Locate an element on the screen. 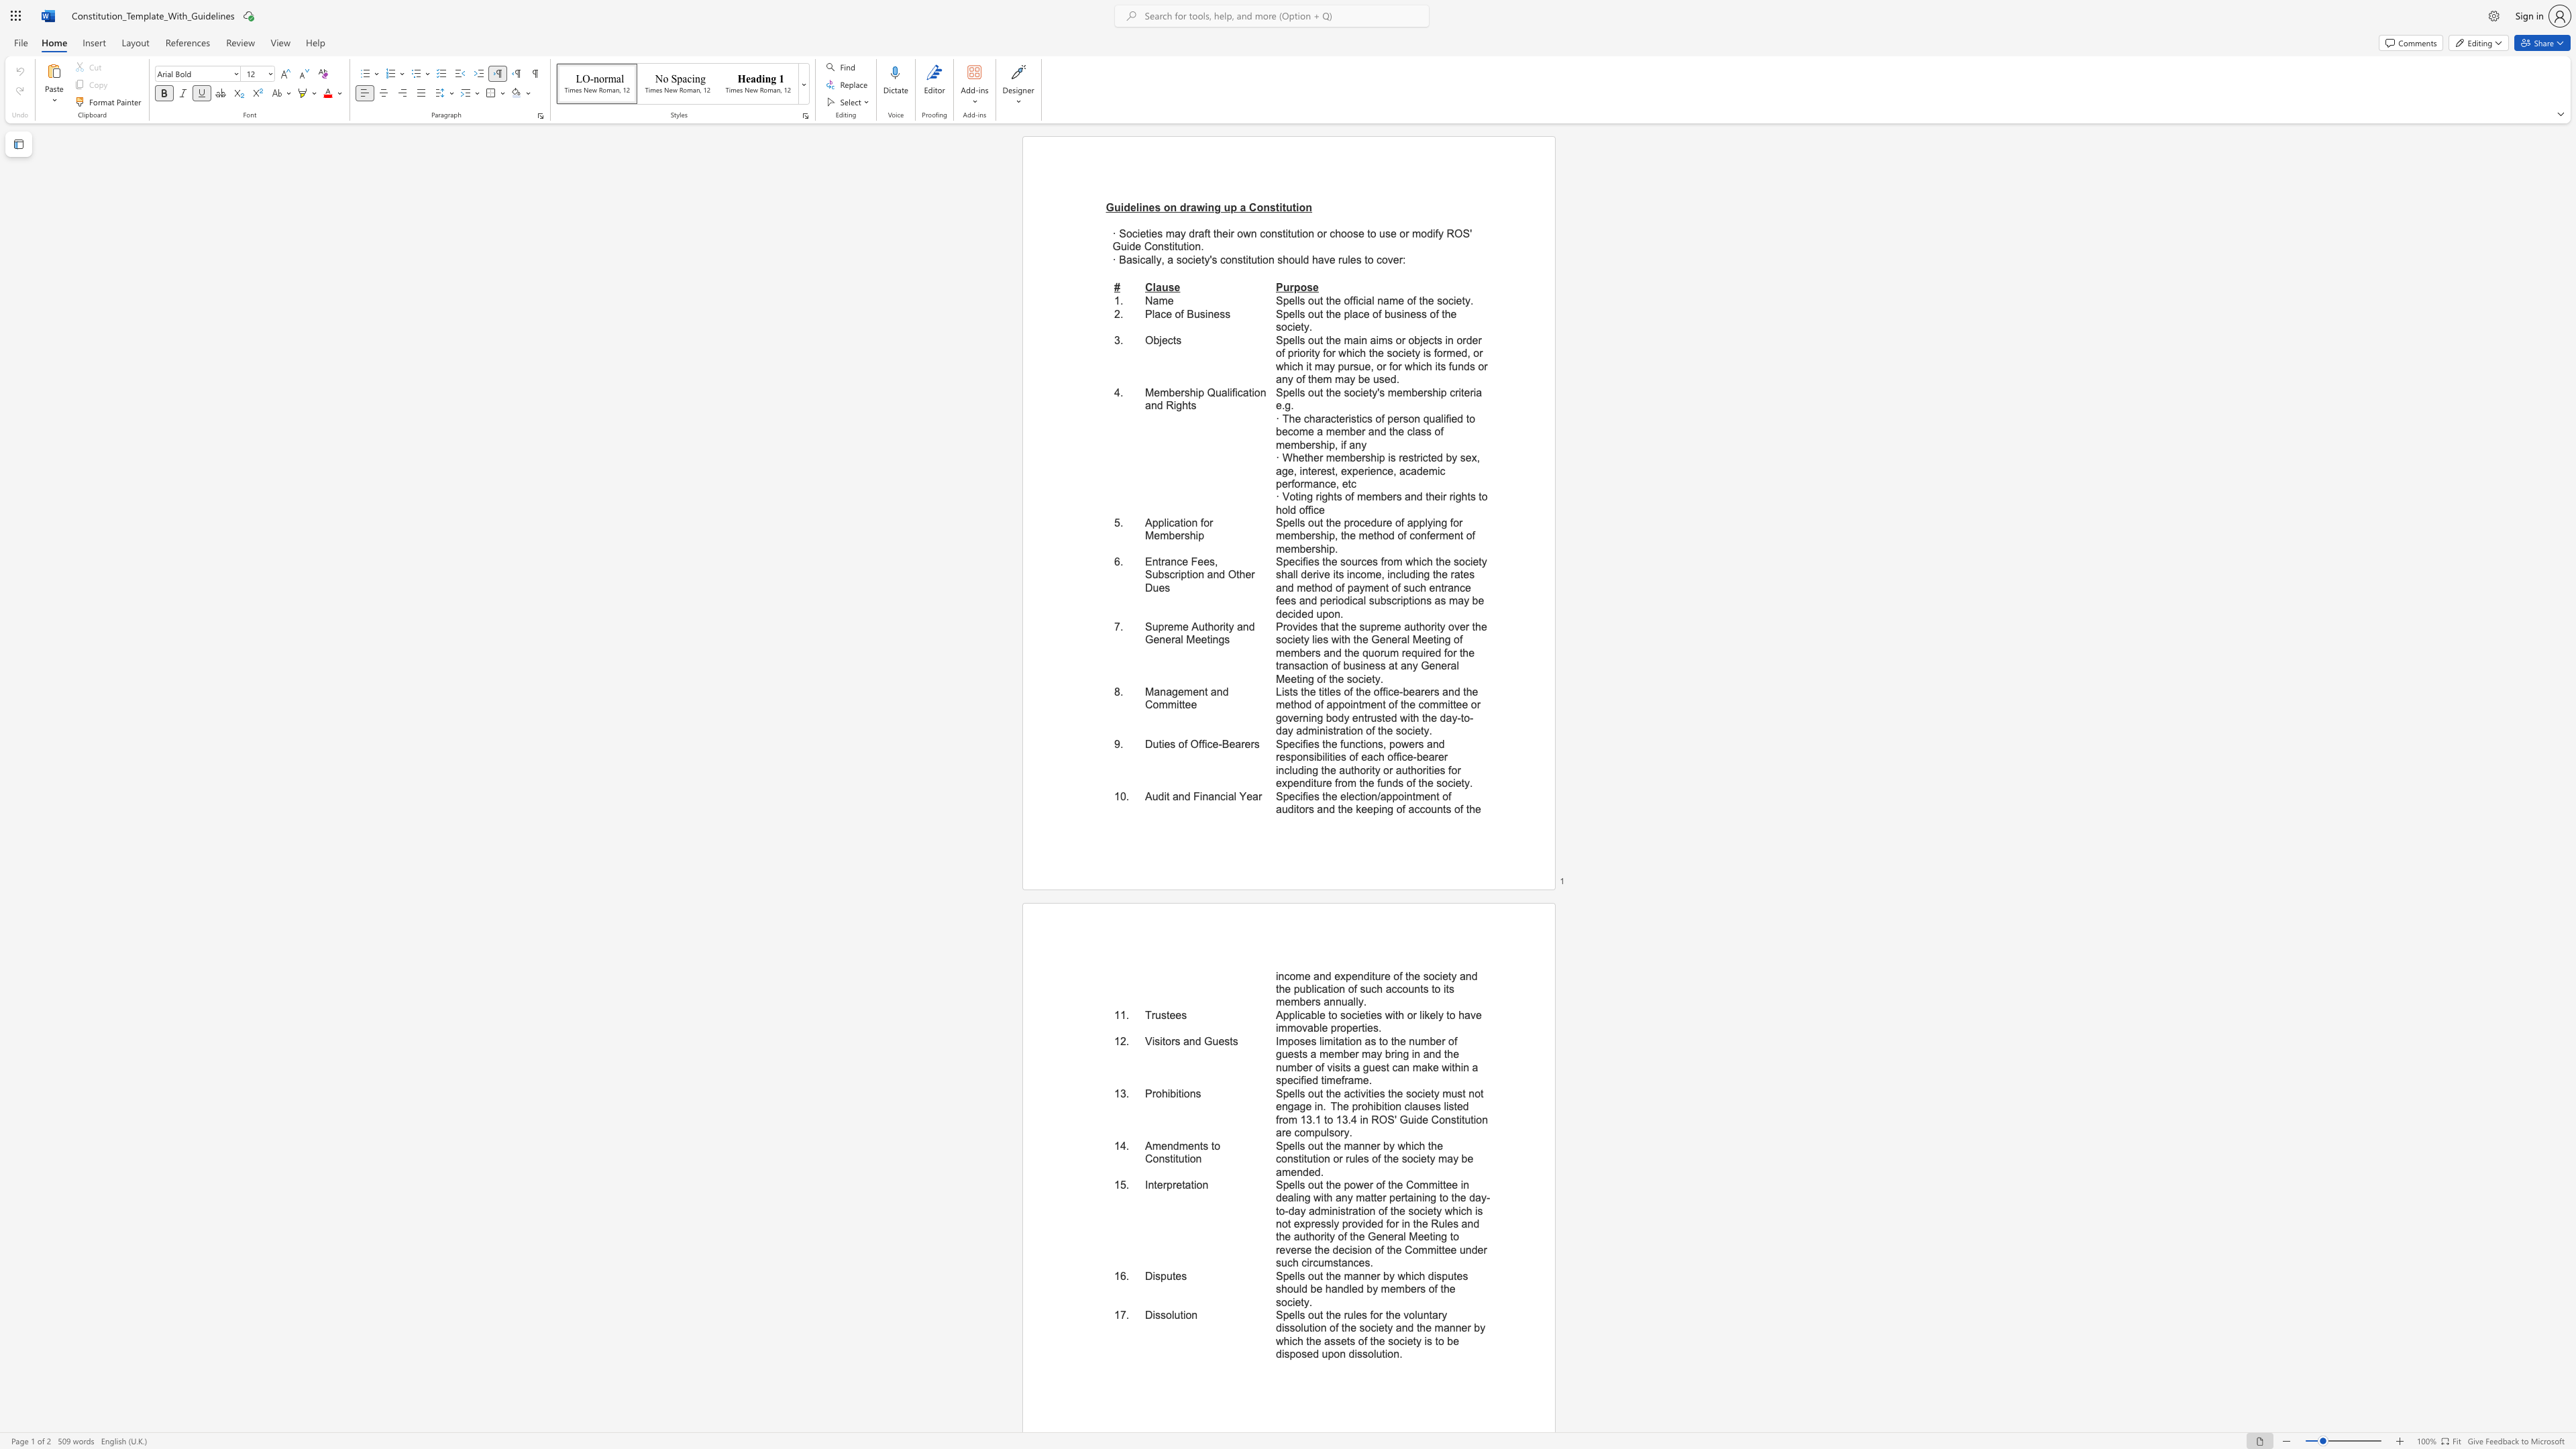 This screenshot has height=1449, width=2576. the subset text "members and the quorum required for the transaction of business at any General Meeting of the so" within the text "Provides that the supreme authority over the society lies with the General Meeting of members and the quorum required for the transaction of business at any General Meeting of the society." is located at coordinates (1275, 652).